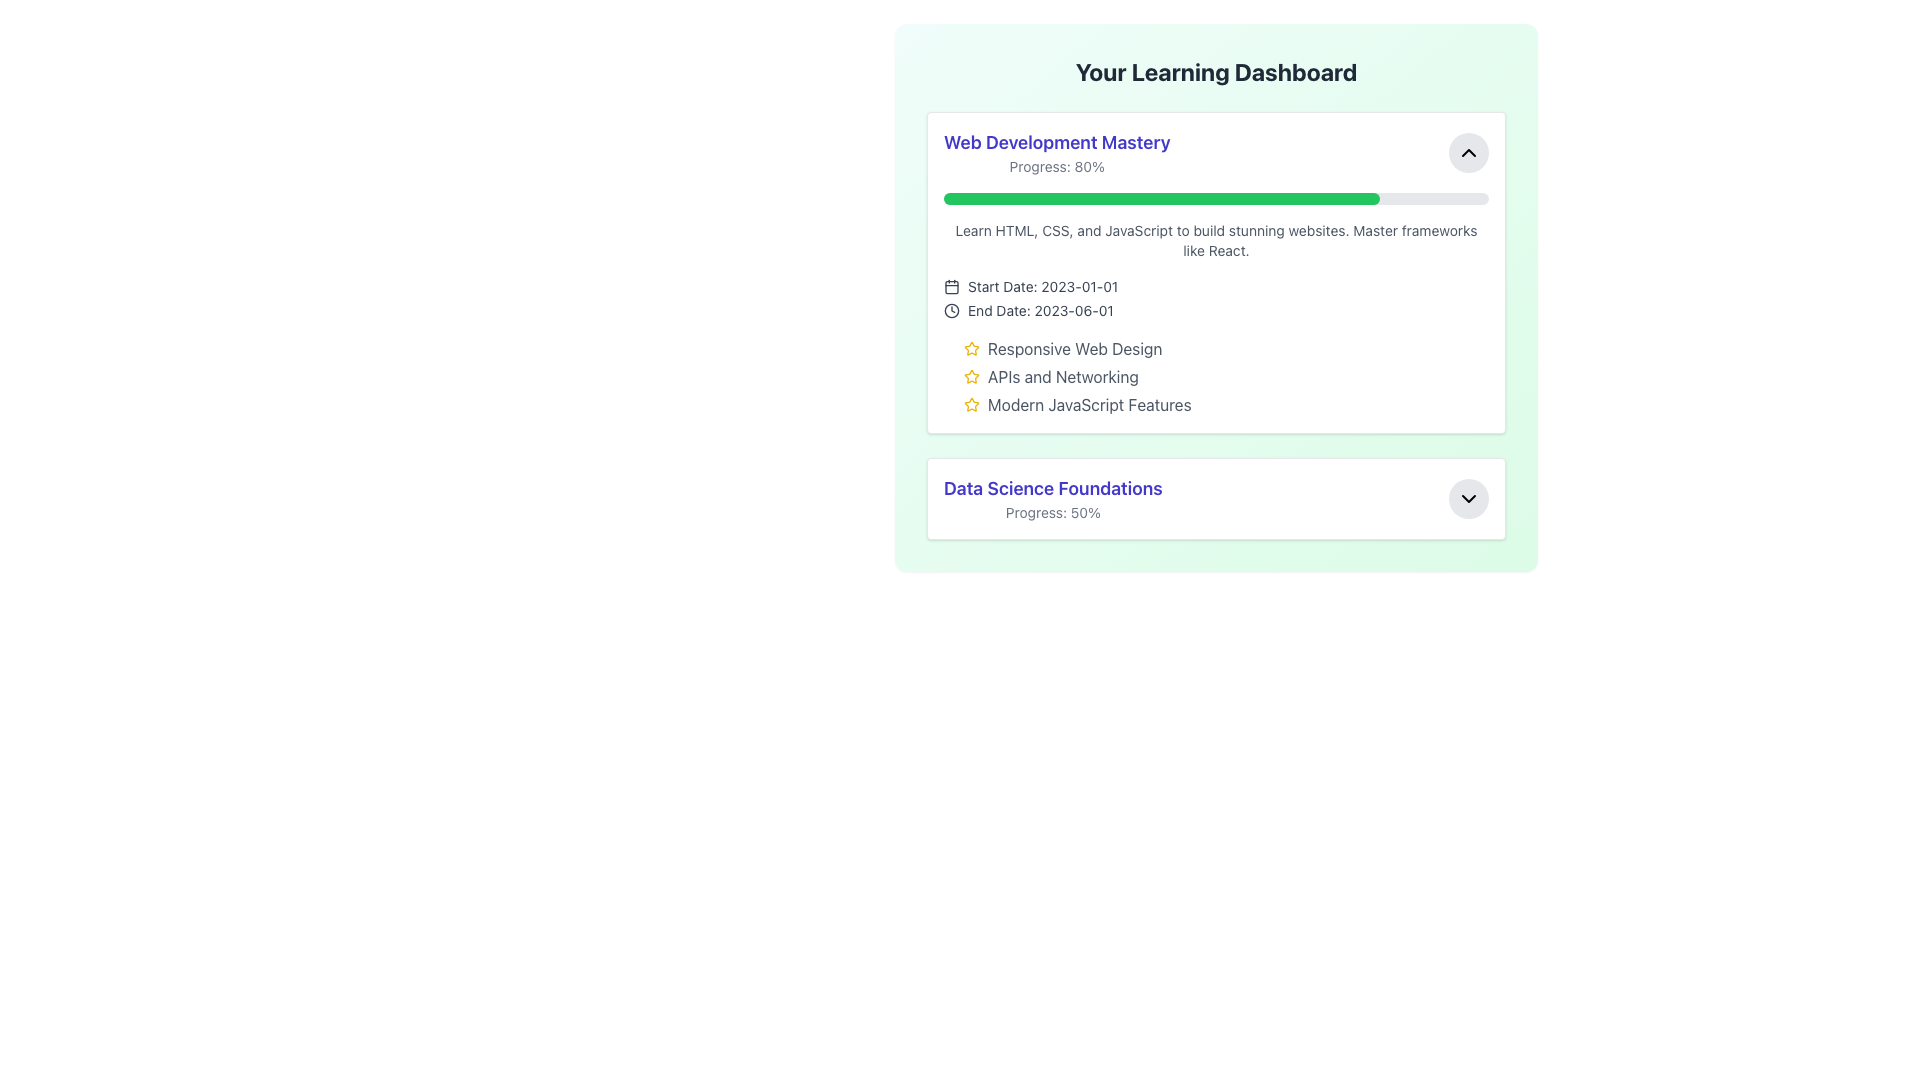  Describe the element at coordinates (1468, 152) in the screenshot. I see `the circular button with a light gray background and upward-pointing chevron icon` at that location.